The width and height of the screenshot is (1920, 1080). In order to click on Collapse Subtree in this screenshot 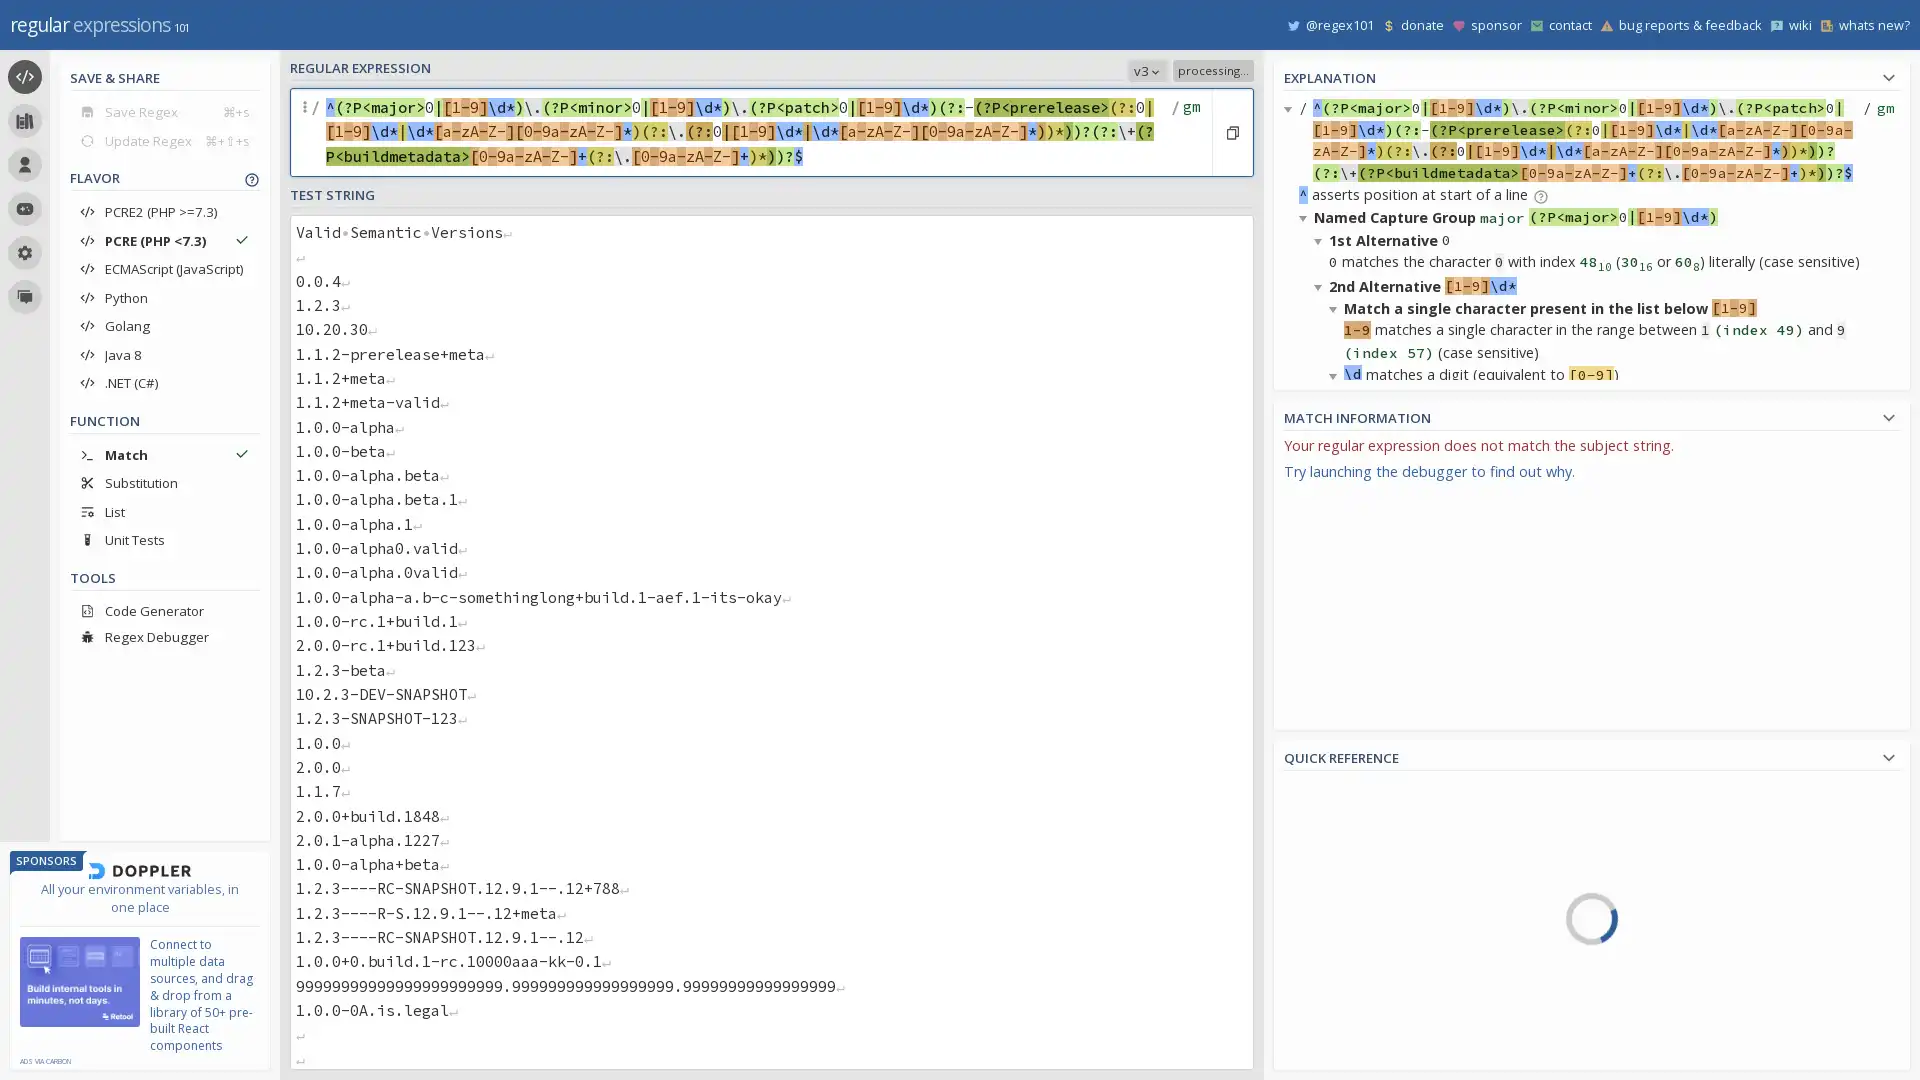, I will do `click(1321, 535)`.